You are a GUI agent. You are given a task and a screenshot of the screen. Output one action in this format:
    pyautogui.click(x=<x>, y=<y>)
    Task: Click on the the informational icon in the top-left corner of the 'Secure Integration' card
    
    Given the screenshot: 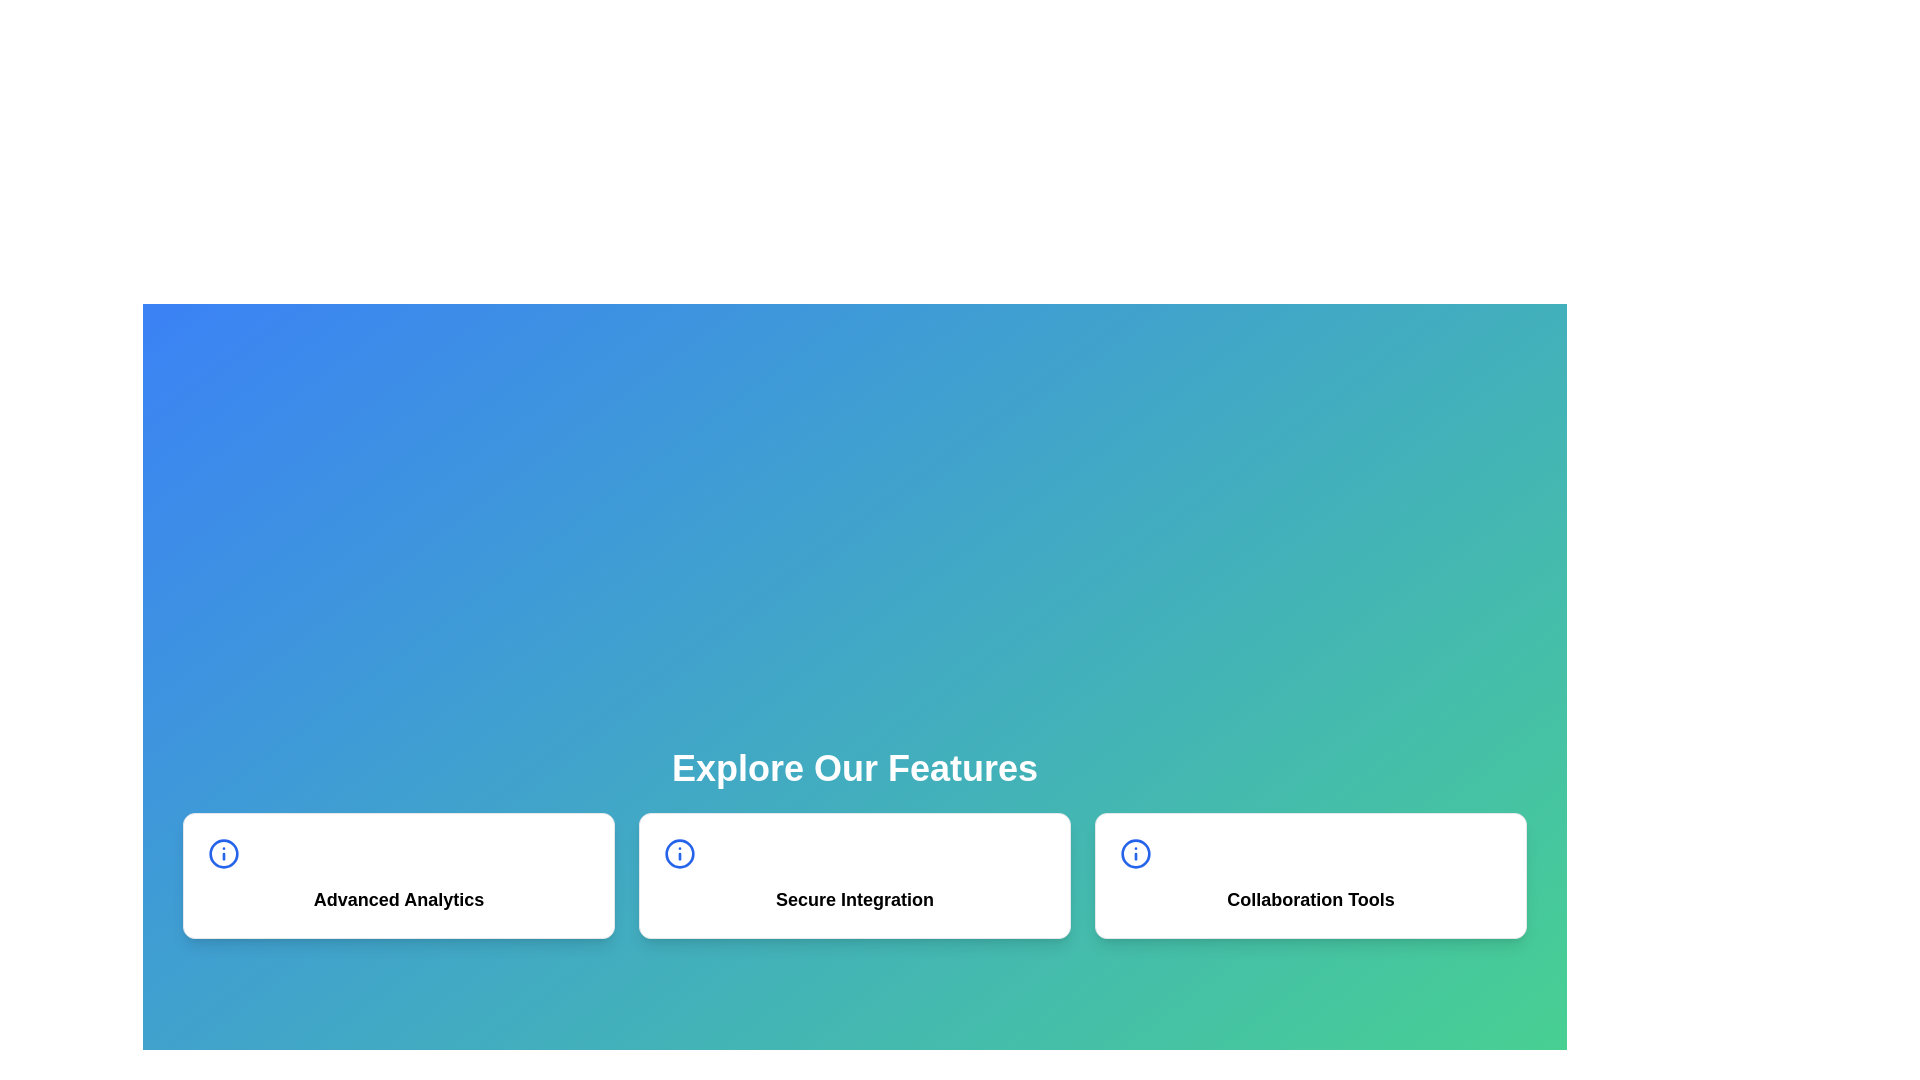 What is the action you would take?
    pyautogui.click(x=680, y=853)
    